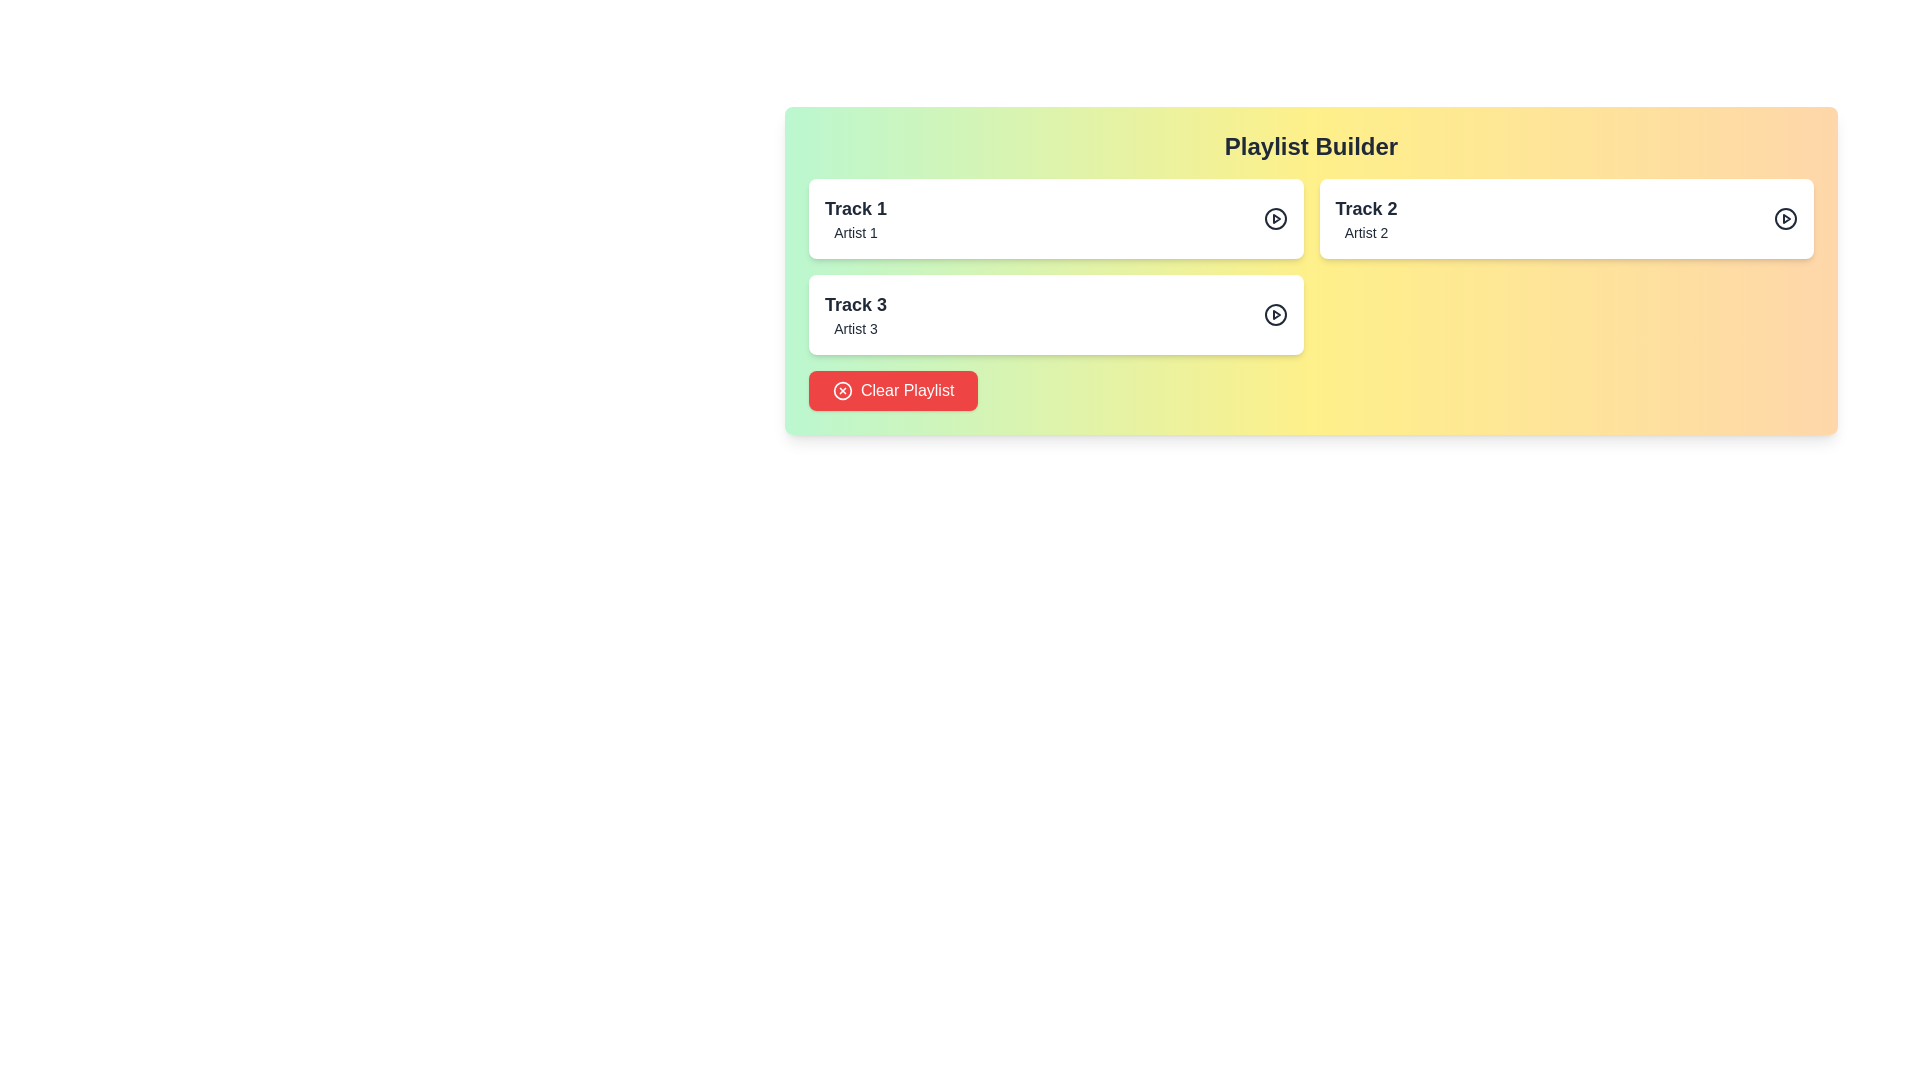  What do you see at coordinates (1565, 219) in the screenshot?
I see `the track 2 to observe the hover effect` at bounding box center [1565, 219].